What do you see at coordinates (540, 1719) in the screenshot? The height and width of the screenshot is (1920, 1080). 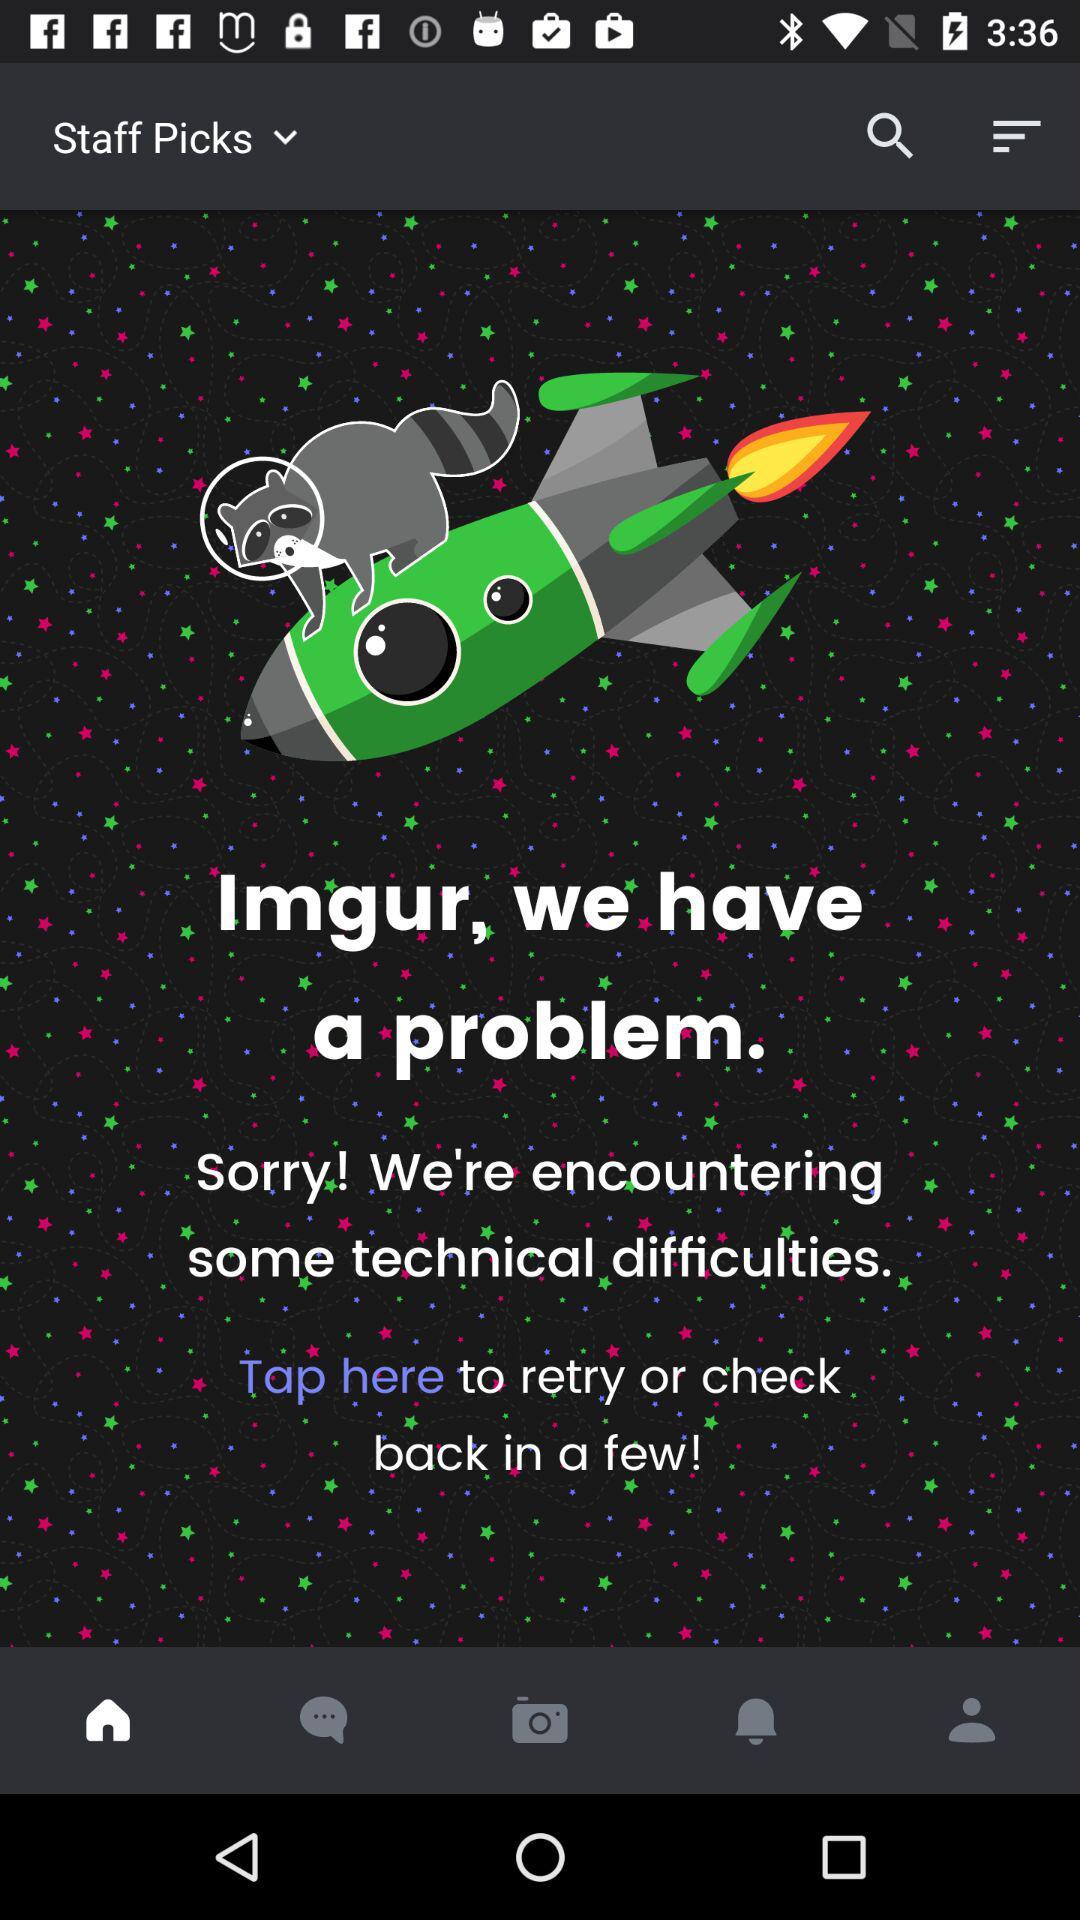 I see `the icon below the tap here to` at bounding box center [540, 1719].